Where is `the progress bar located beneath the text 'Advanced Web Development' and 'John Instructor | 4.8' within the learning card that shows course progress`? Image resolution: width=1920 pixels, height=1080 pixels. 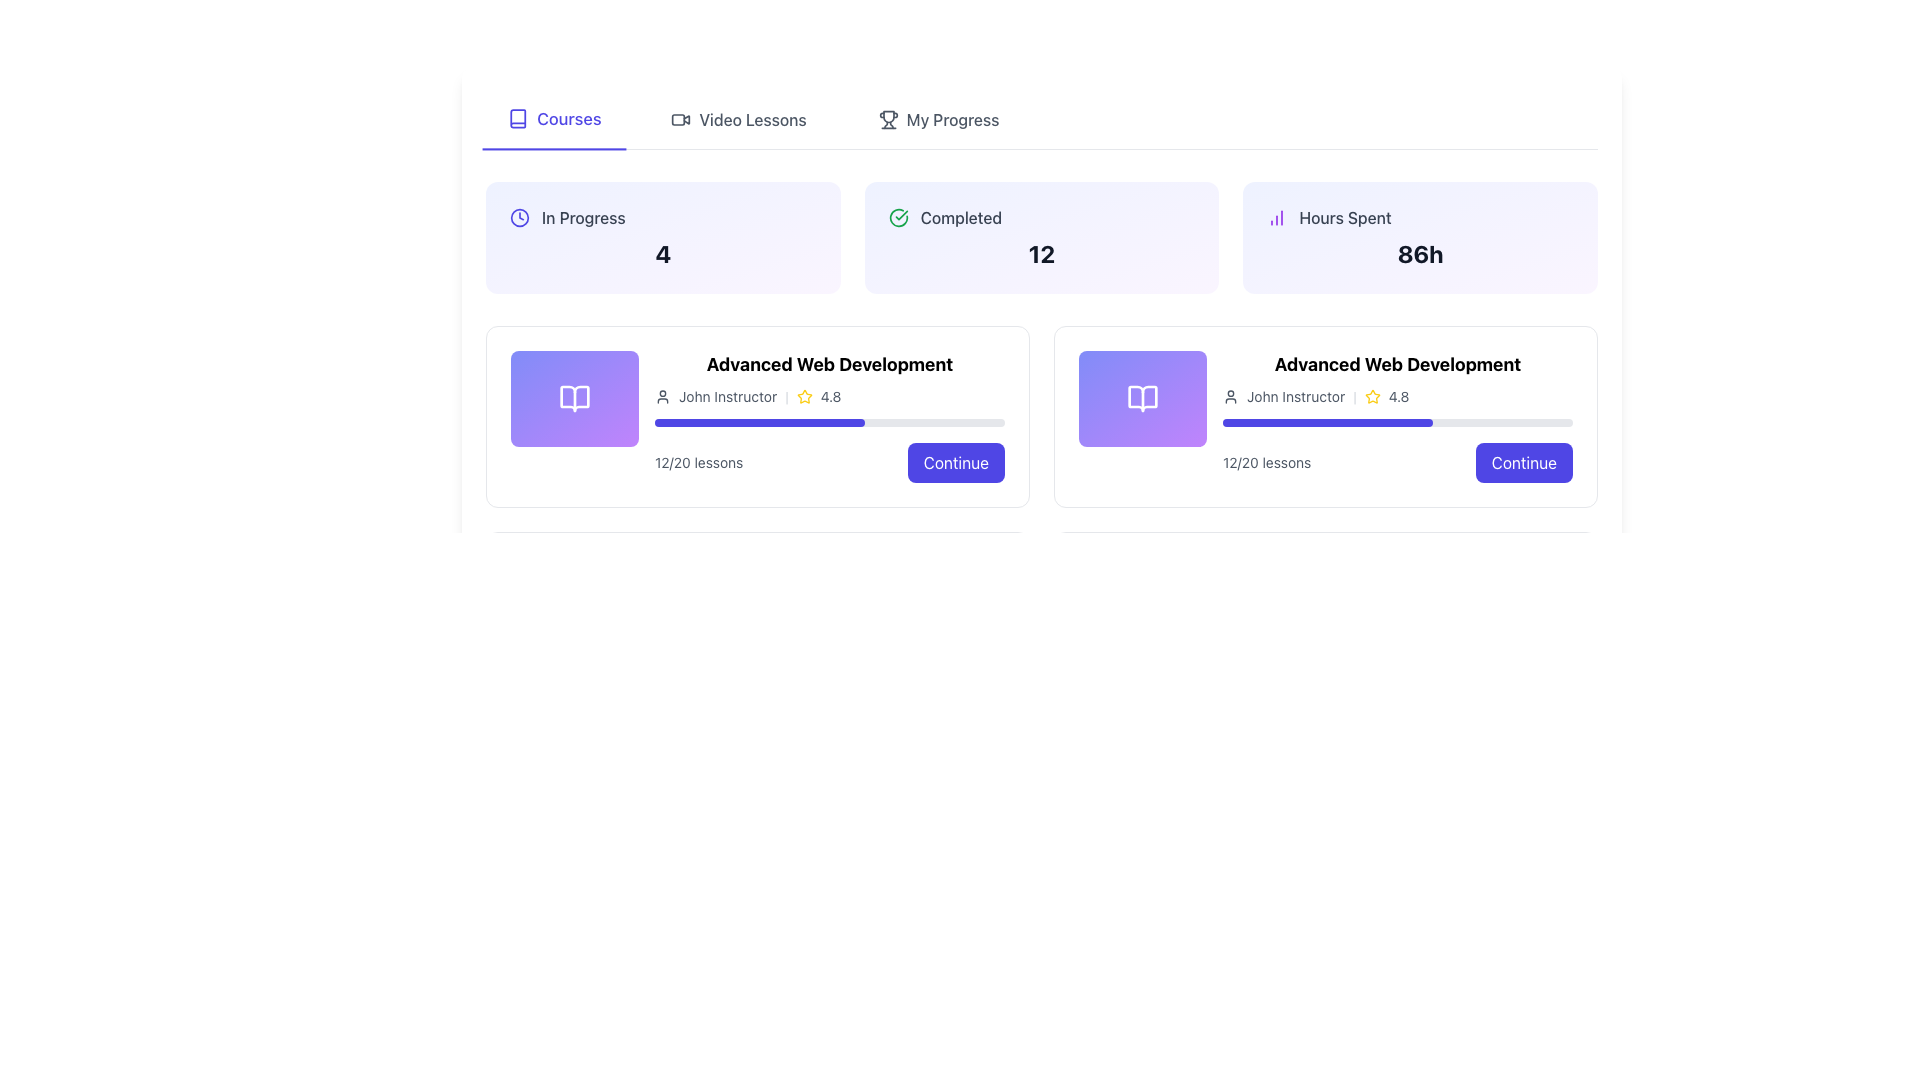
the progress bar located beneath the text 'Advanced Web Development' and 'John Instructor | 4.8' within the learning card that shows course progress is located at coordinates (1396, 422).